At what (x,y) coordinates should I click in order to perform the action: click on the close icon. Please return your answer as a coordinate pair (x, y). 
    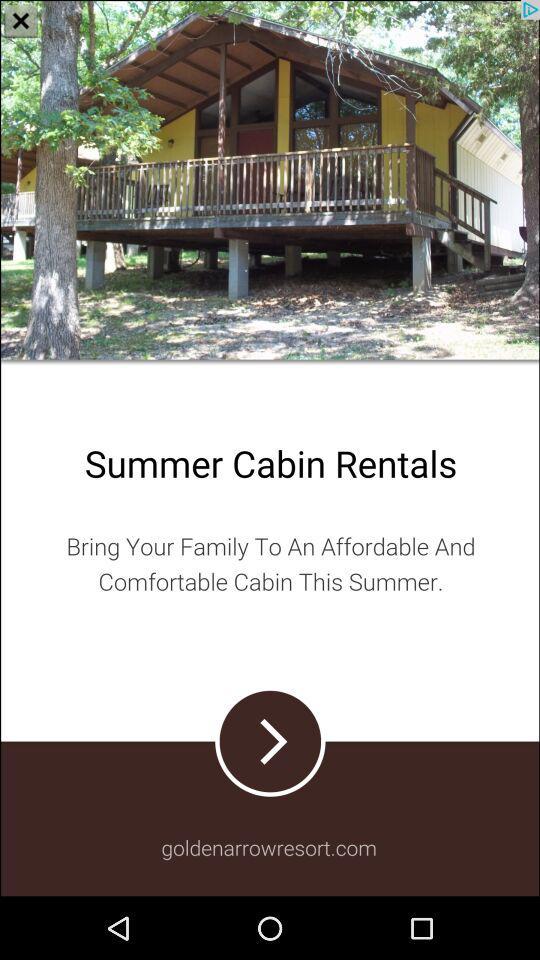
    Looking at the image, I should click on (20, 21).